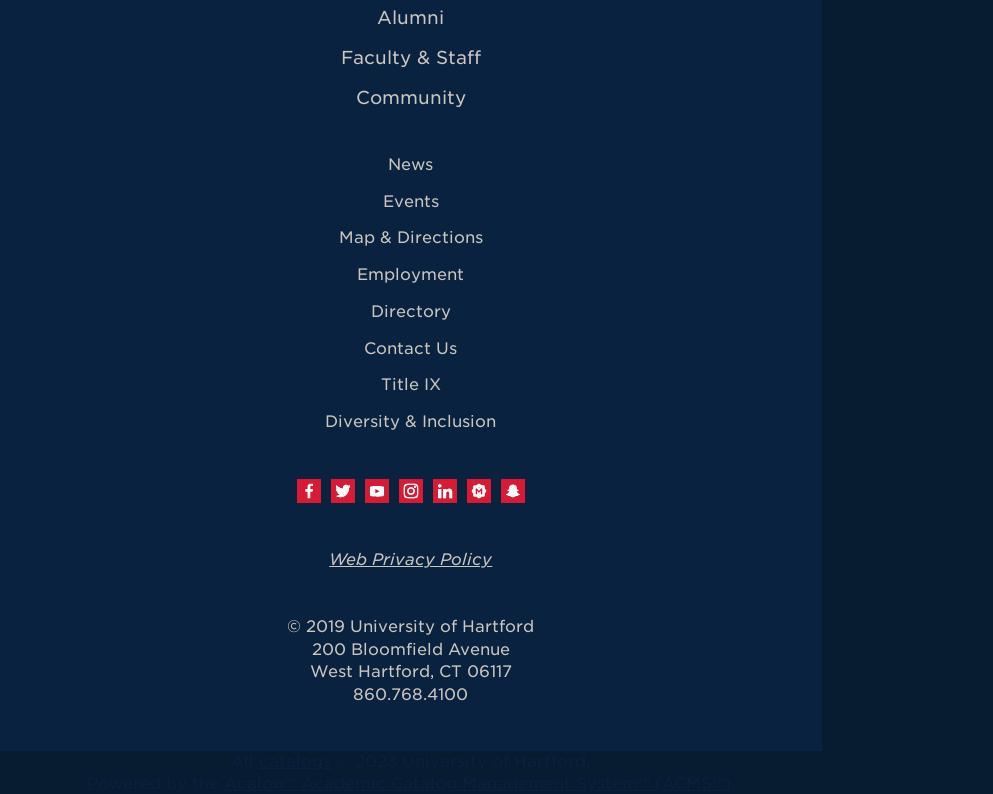 This screenshot has height=794, width=993. I want to click on 'Web Privacy Policy', so click(409, 558).